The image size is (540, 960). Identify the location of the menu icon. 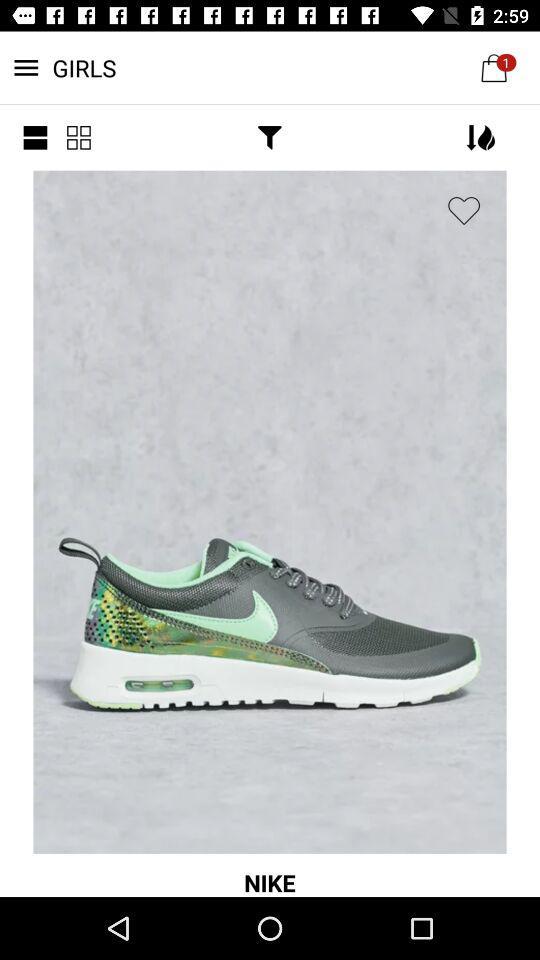
(35, 136).